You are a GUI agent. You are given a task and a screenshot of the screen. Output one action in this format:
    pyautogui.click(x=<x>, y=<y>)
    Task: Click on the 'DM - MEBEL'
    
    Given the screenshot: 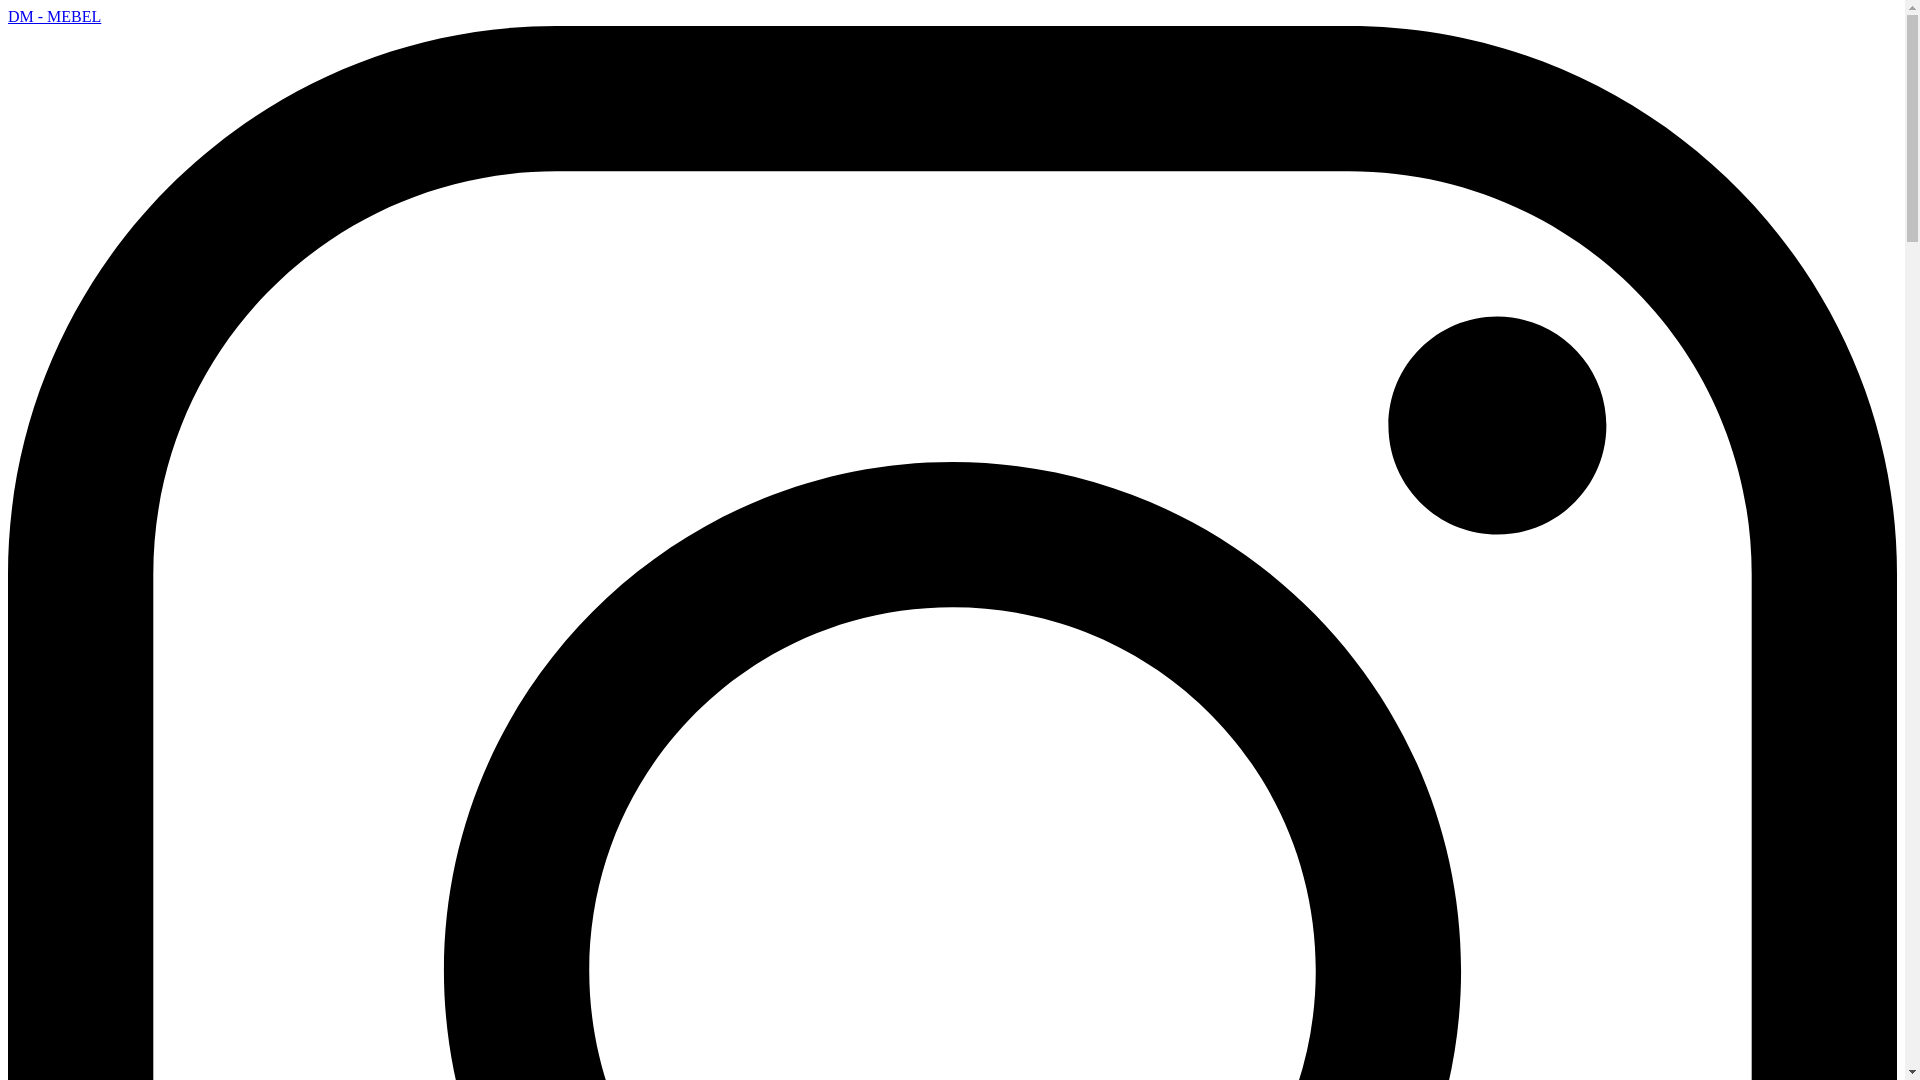 What is the action you would take?
    pyautogui.click(x=54, y=16)
    